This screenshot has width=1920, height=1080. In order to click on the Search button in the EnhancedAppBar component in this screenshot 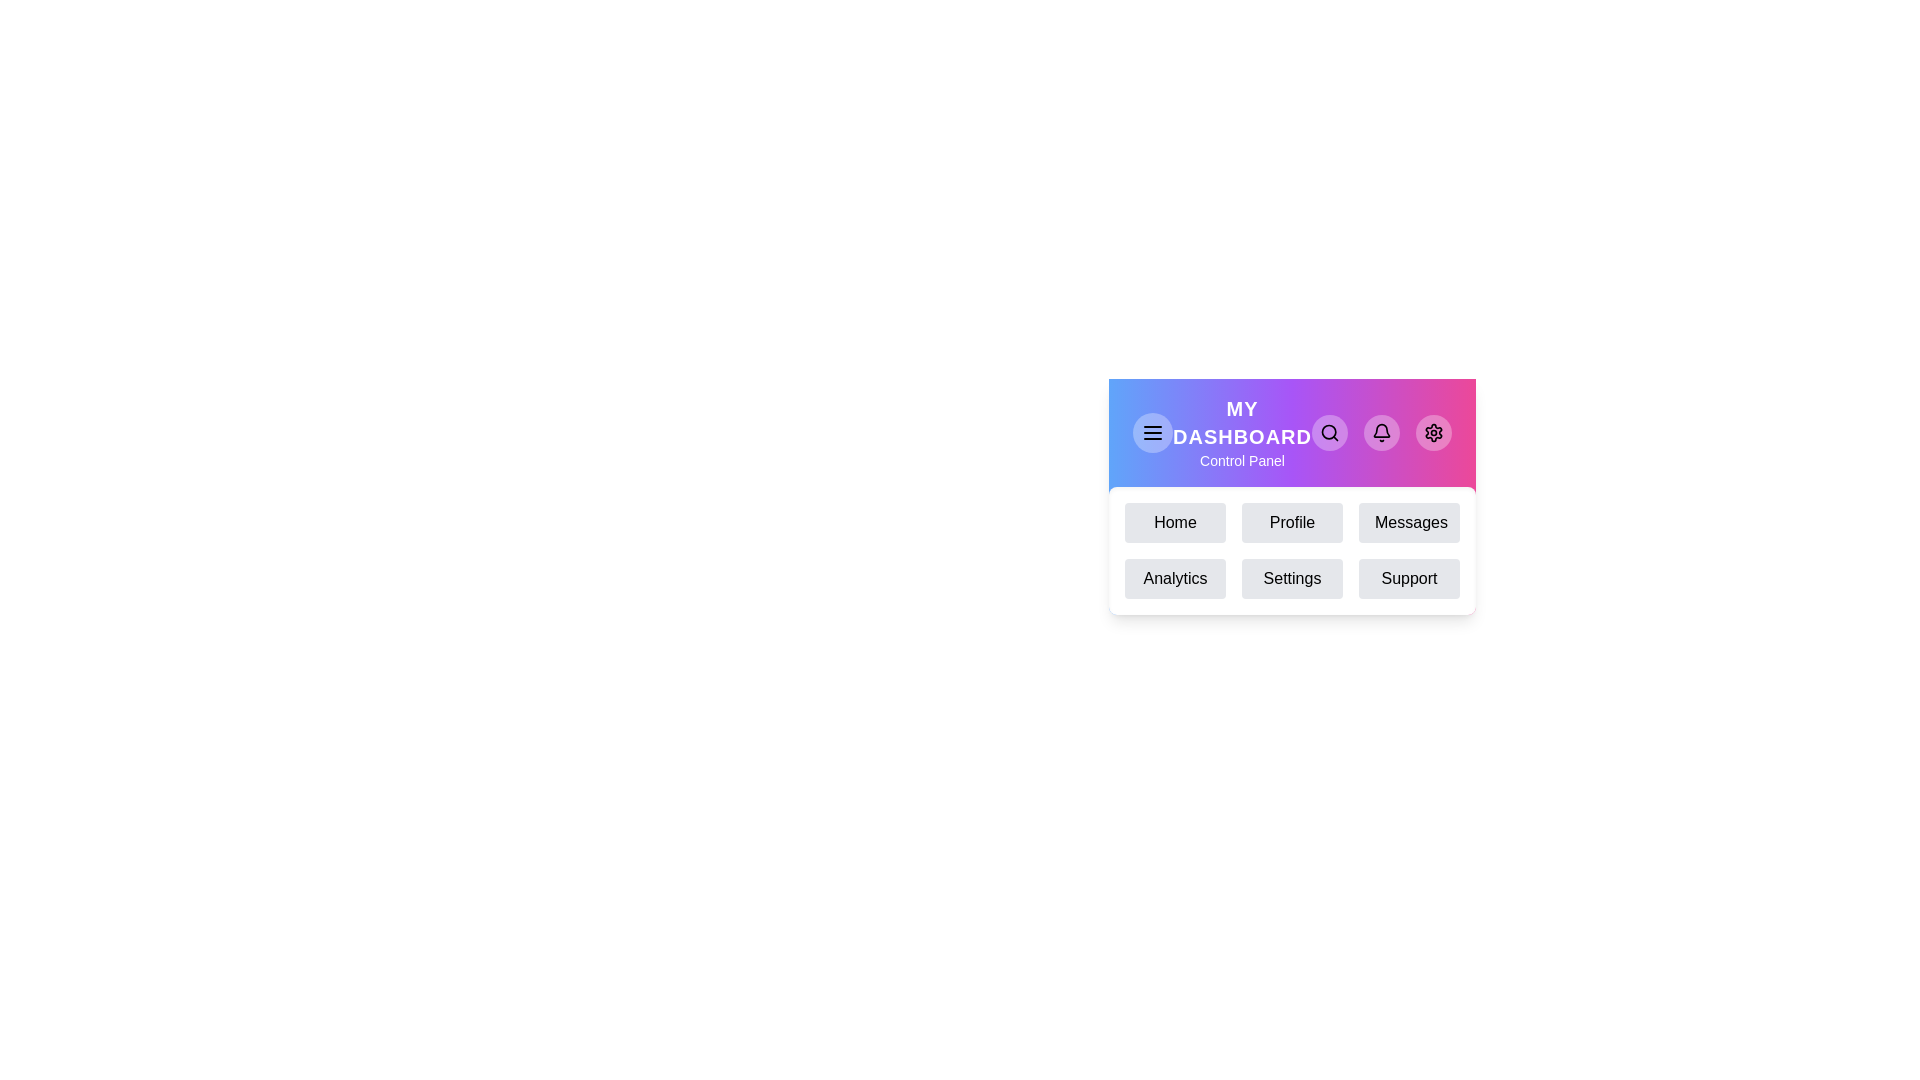, I will do `click(1329, 431)`.